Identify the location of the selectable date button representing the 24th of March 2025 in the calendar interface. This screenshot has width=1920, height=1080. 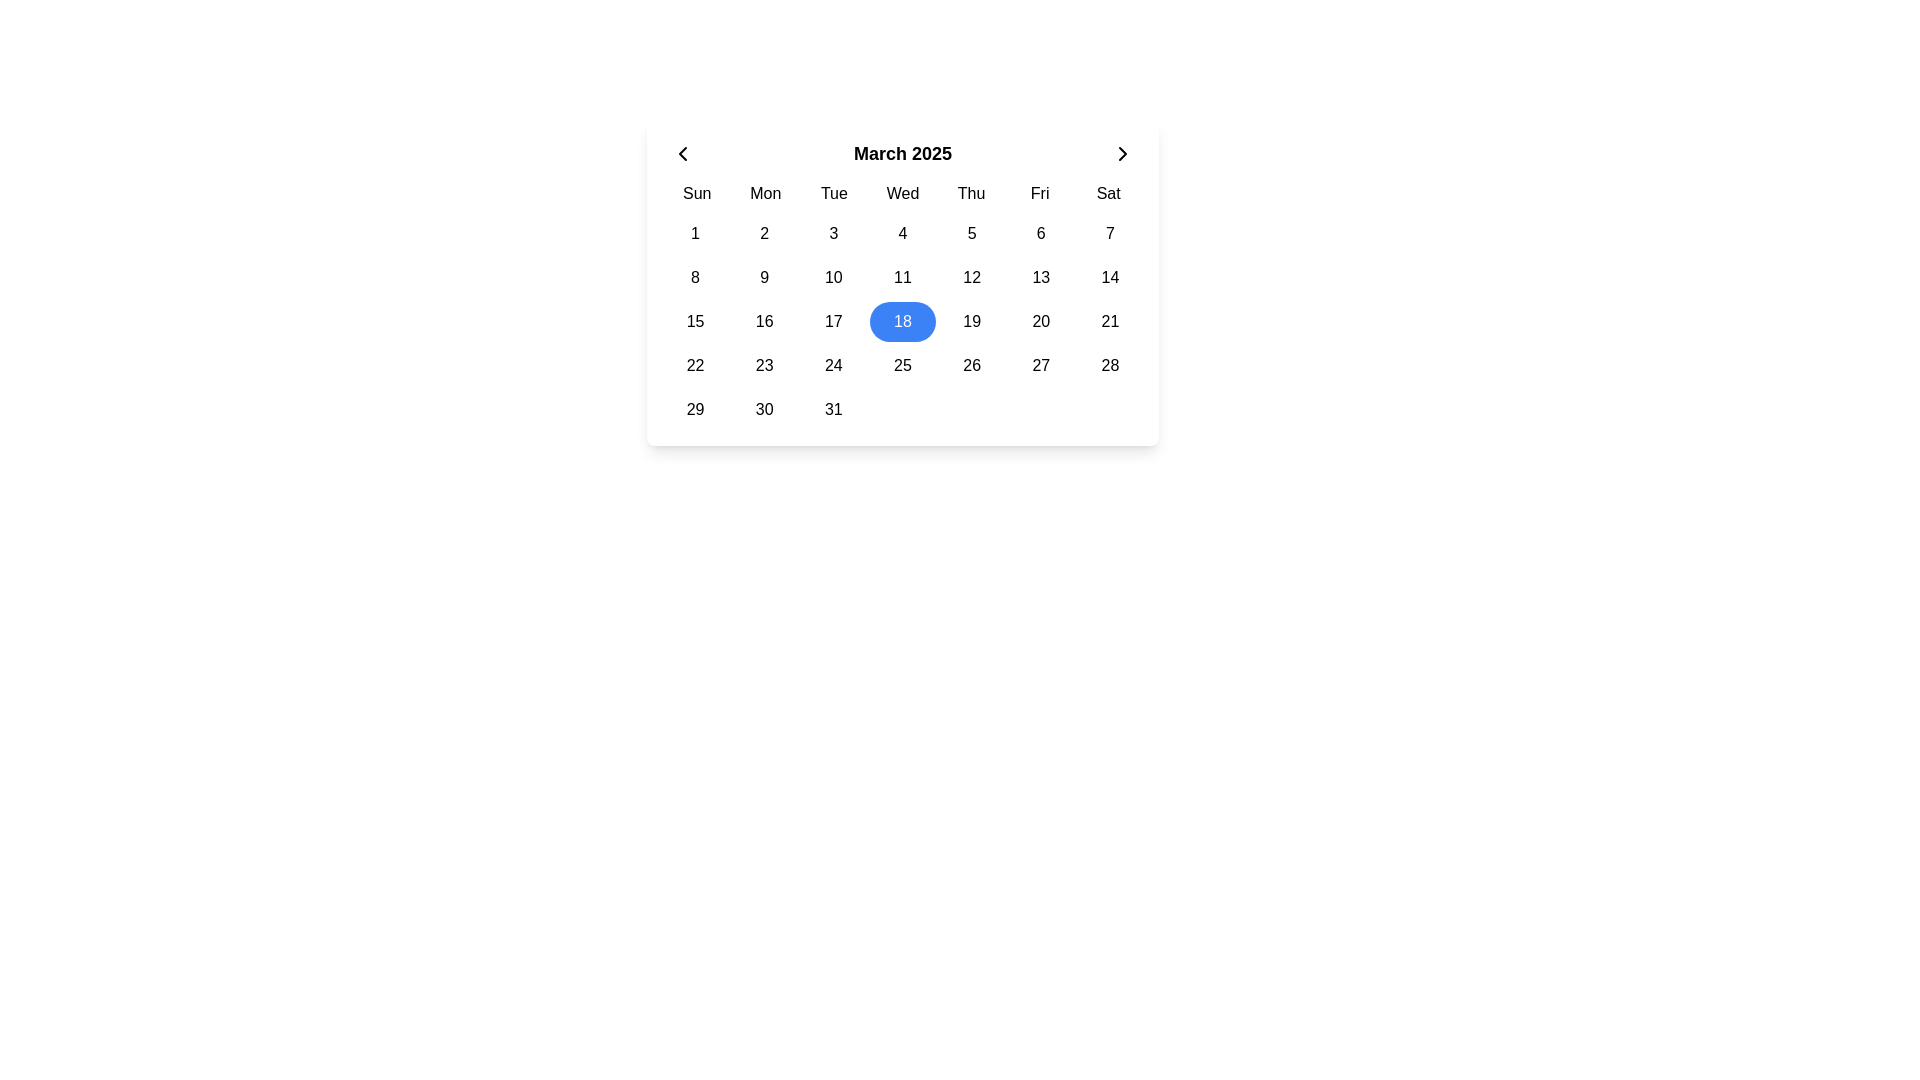
(833, 366).